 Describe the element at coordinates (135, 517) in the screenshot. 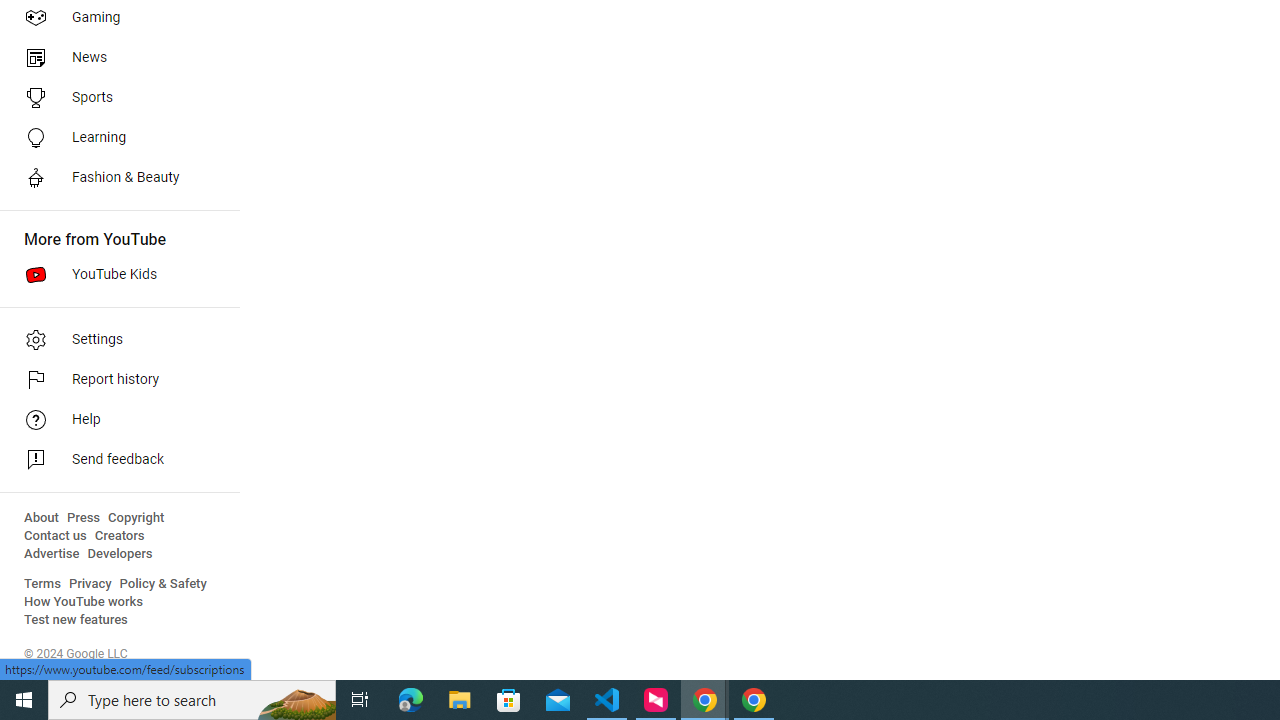

I see `'Copyright'` at that location.